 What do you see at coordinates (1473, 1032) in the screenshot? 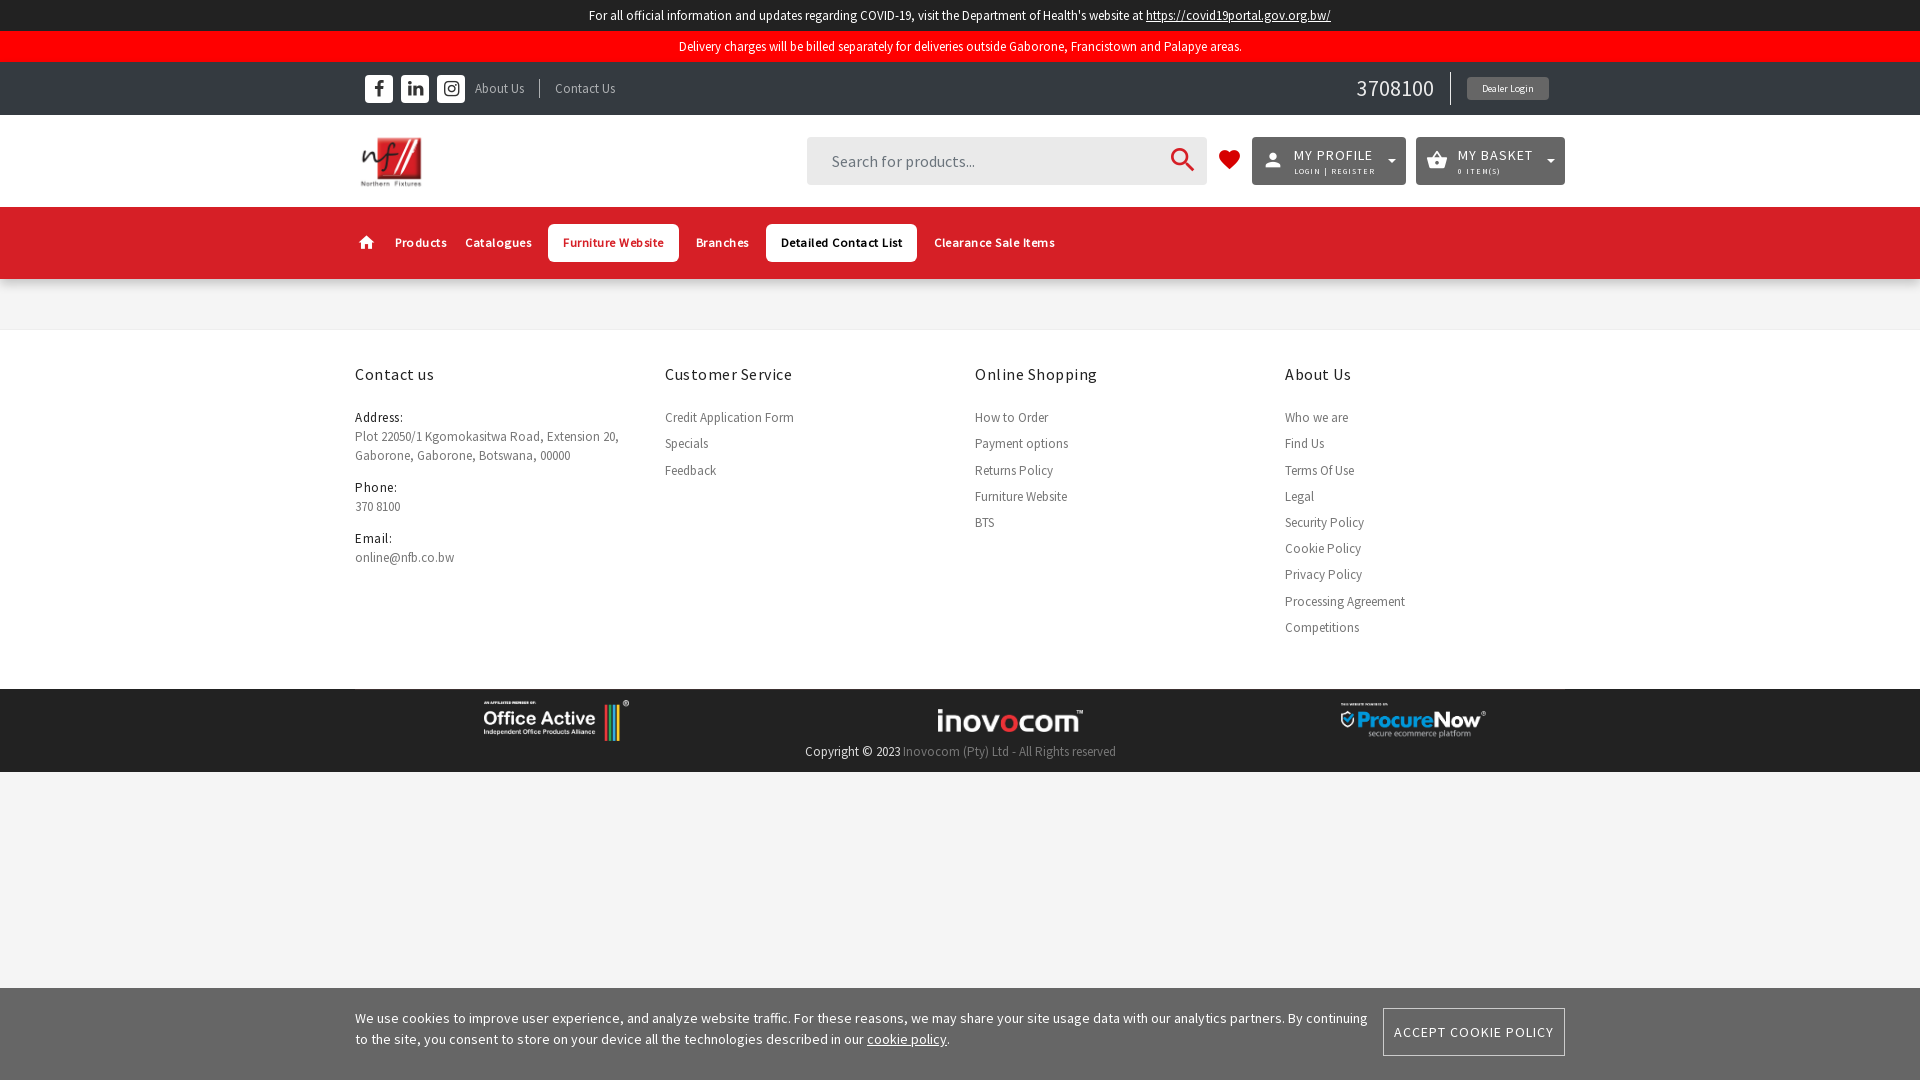
I see `'ACCEPT COOKIE POLICY'` at bounding box center [1473, 1032].